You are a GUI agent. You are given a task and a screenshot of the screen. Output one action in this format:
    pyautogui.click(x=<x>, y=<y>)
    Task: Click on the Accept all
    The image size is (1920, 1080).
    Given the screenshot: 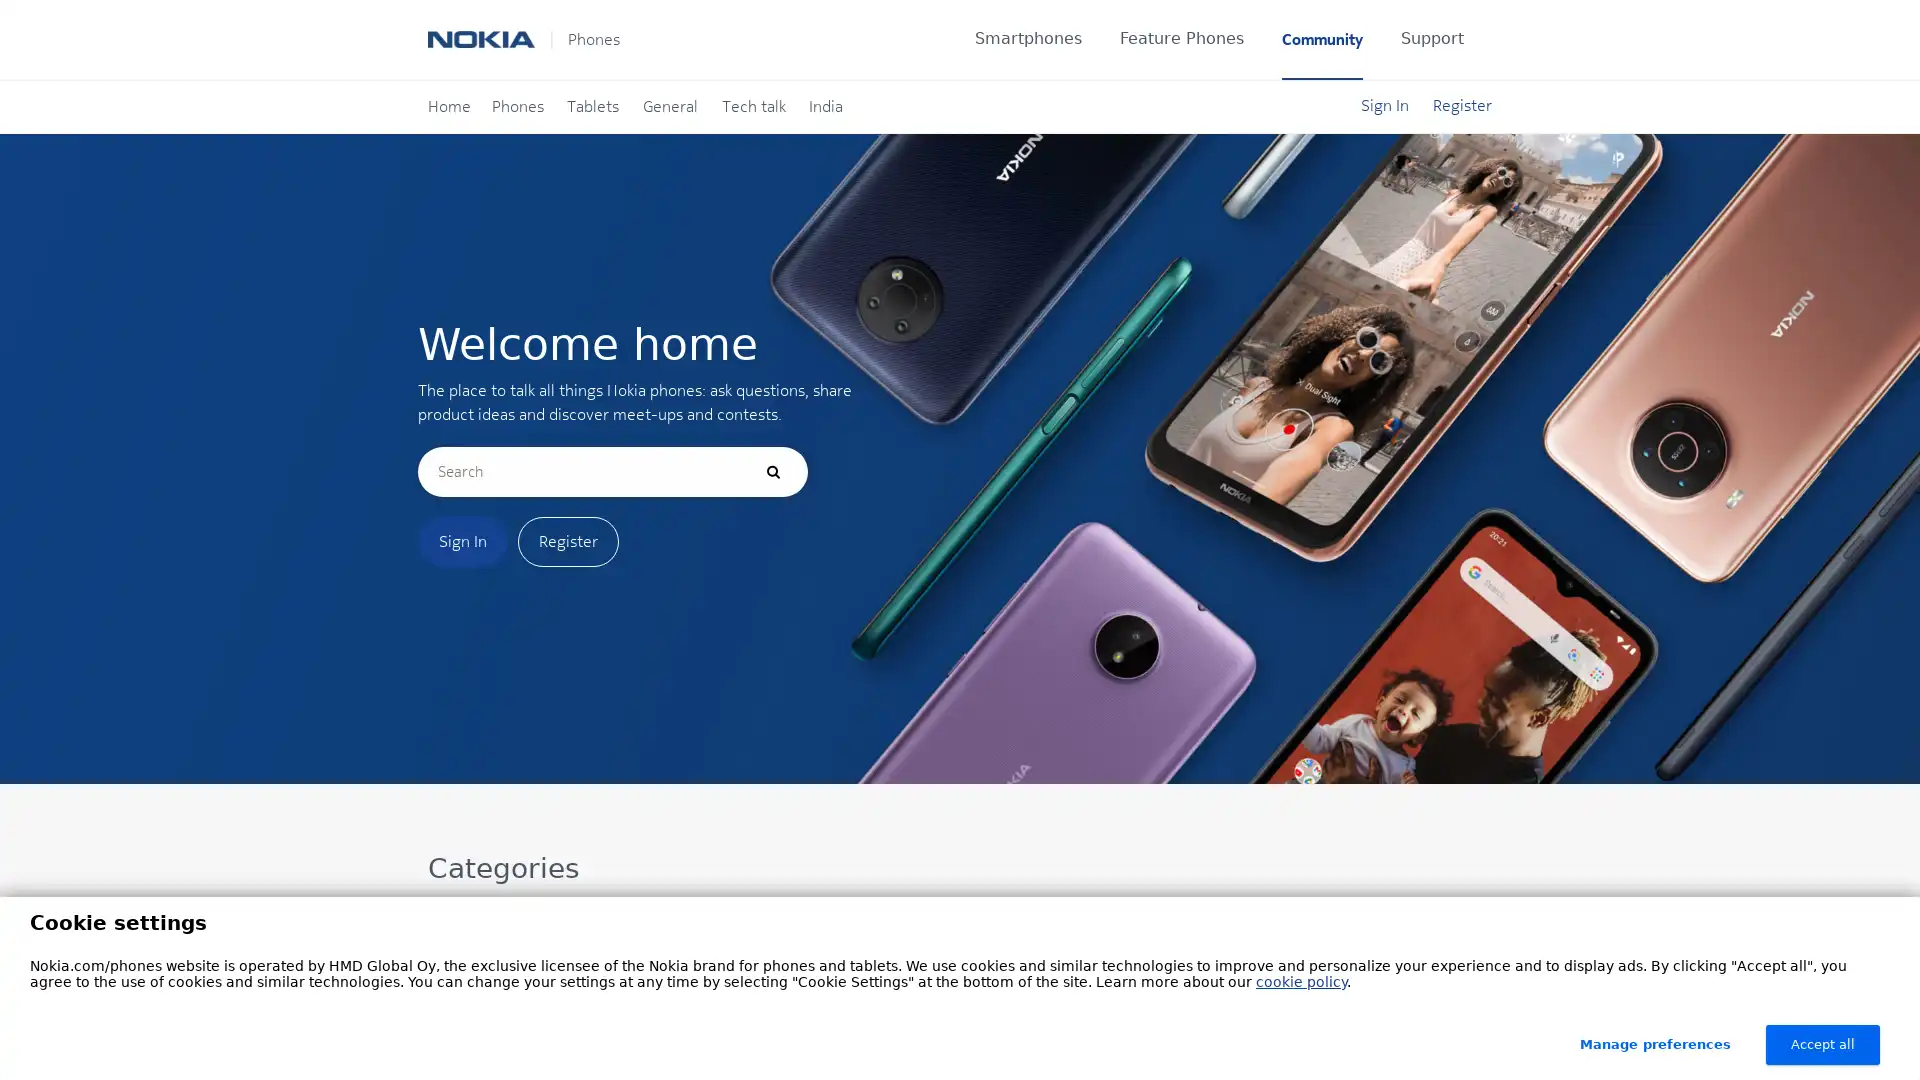 What is the action you would take?
    pyautogui.click(x=1823, y=1044)
    